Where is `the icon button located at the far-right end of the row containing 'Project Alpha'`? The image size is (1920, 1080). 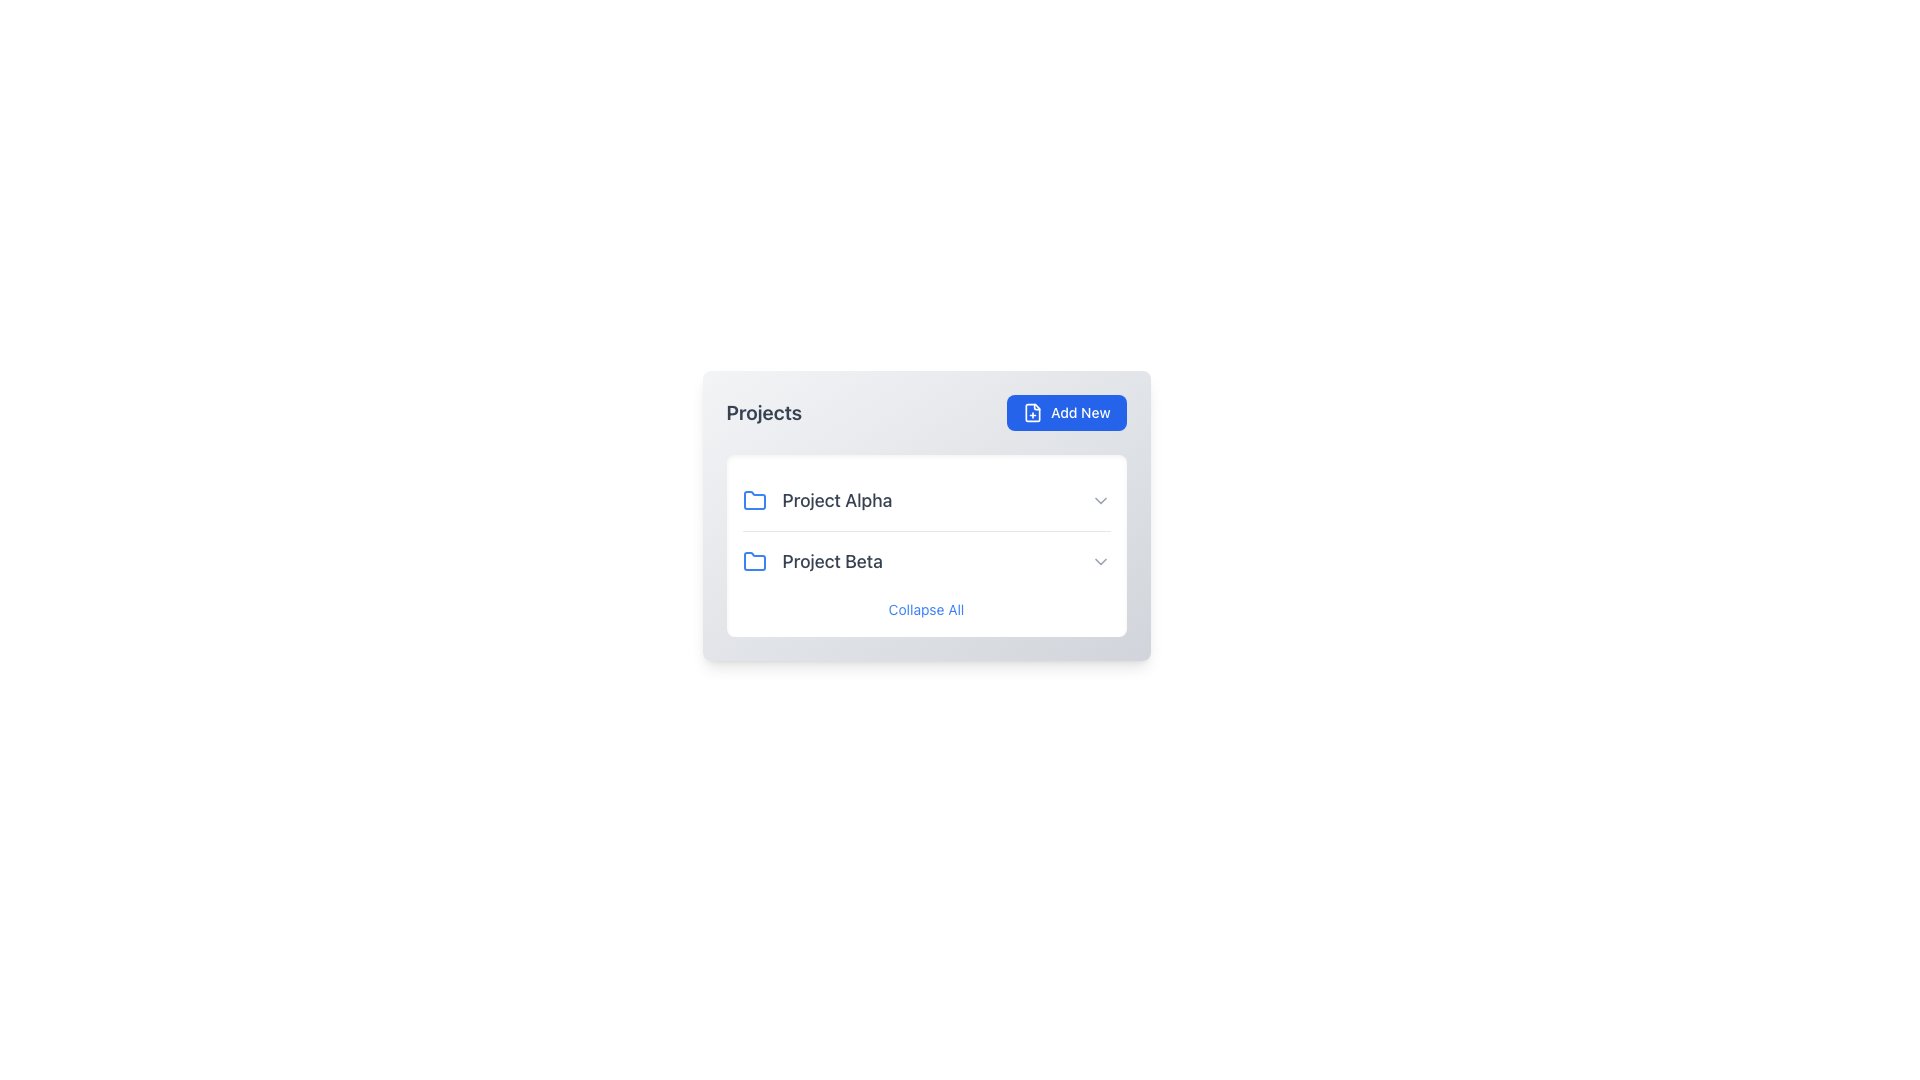 the icon button located at the far-right end of the row containing 'Project Alpha' is located at coordinates (1099, 500).